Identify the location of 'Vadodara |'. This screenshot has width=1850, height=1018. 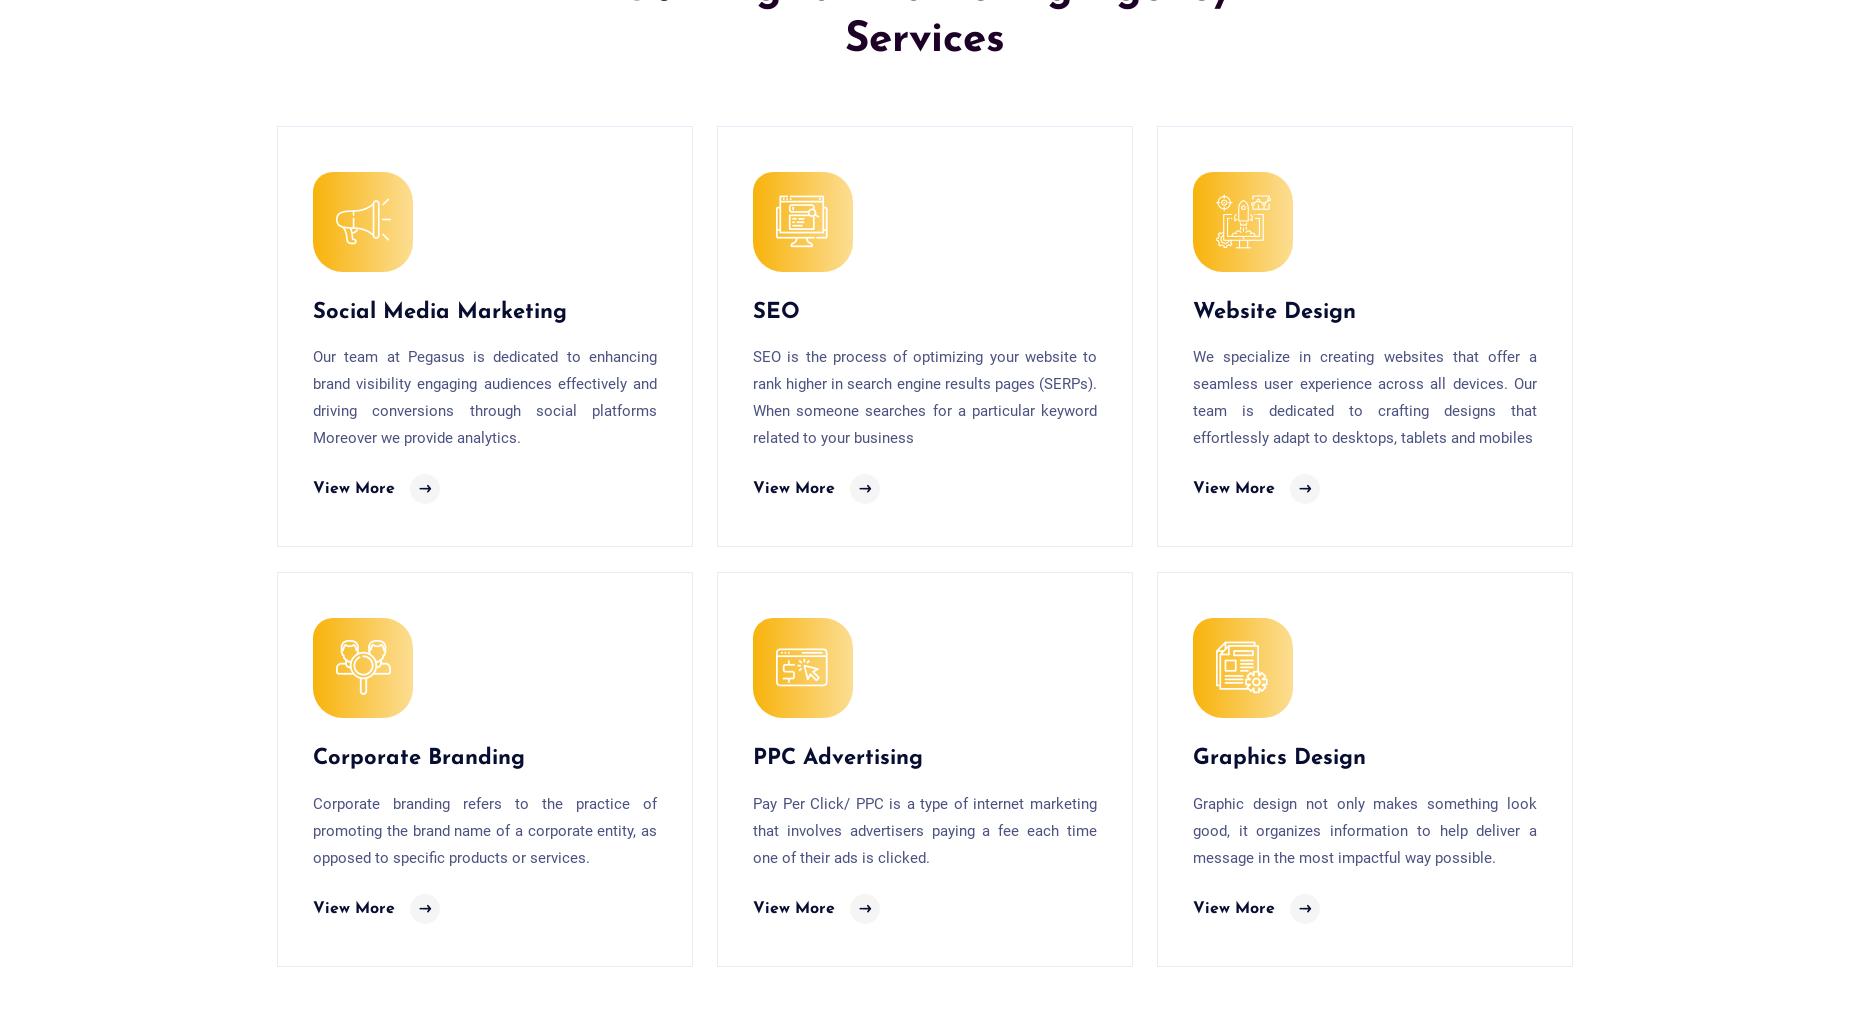
(1195, 404).